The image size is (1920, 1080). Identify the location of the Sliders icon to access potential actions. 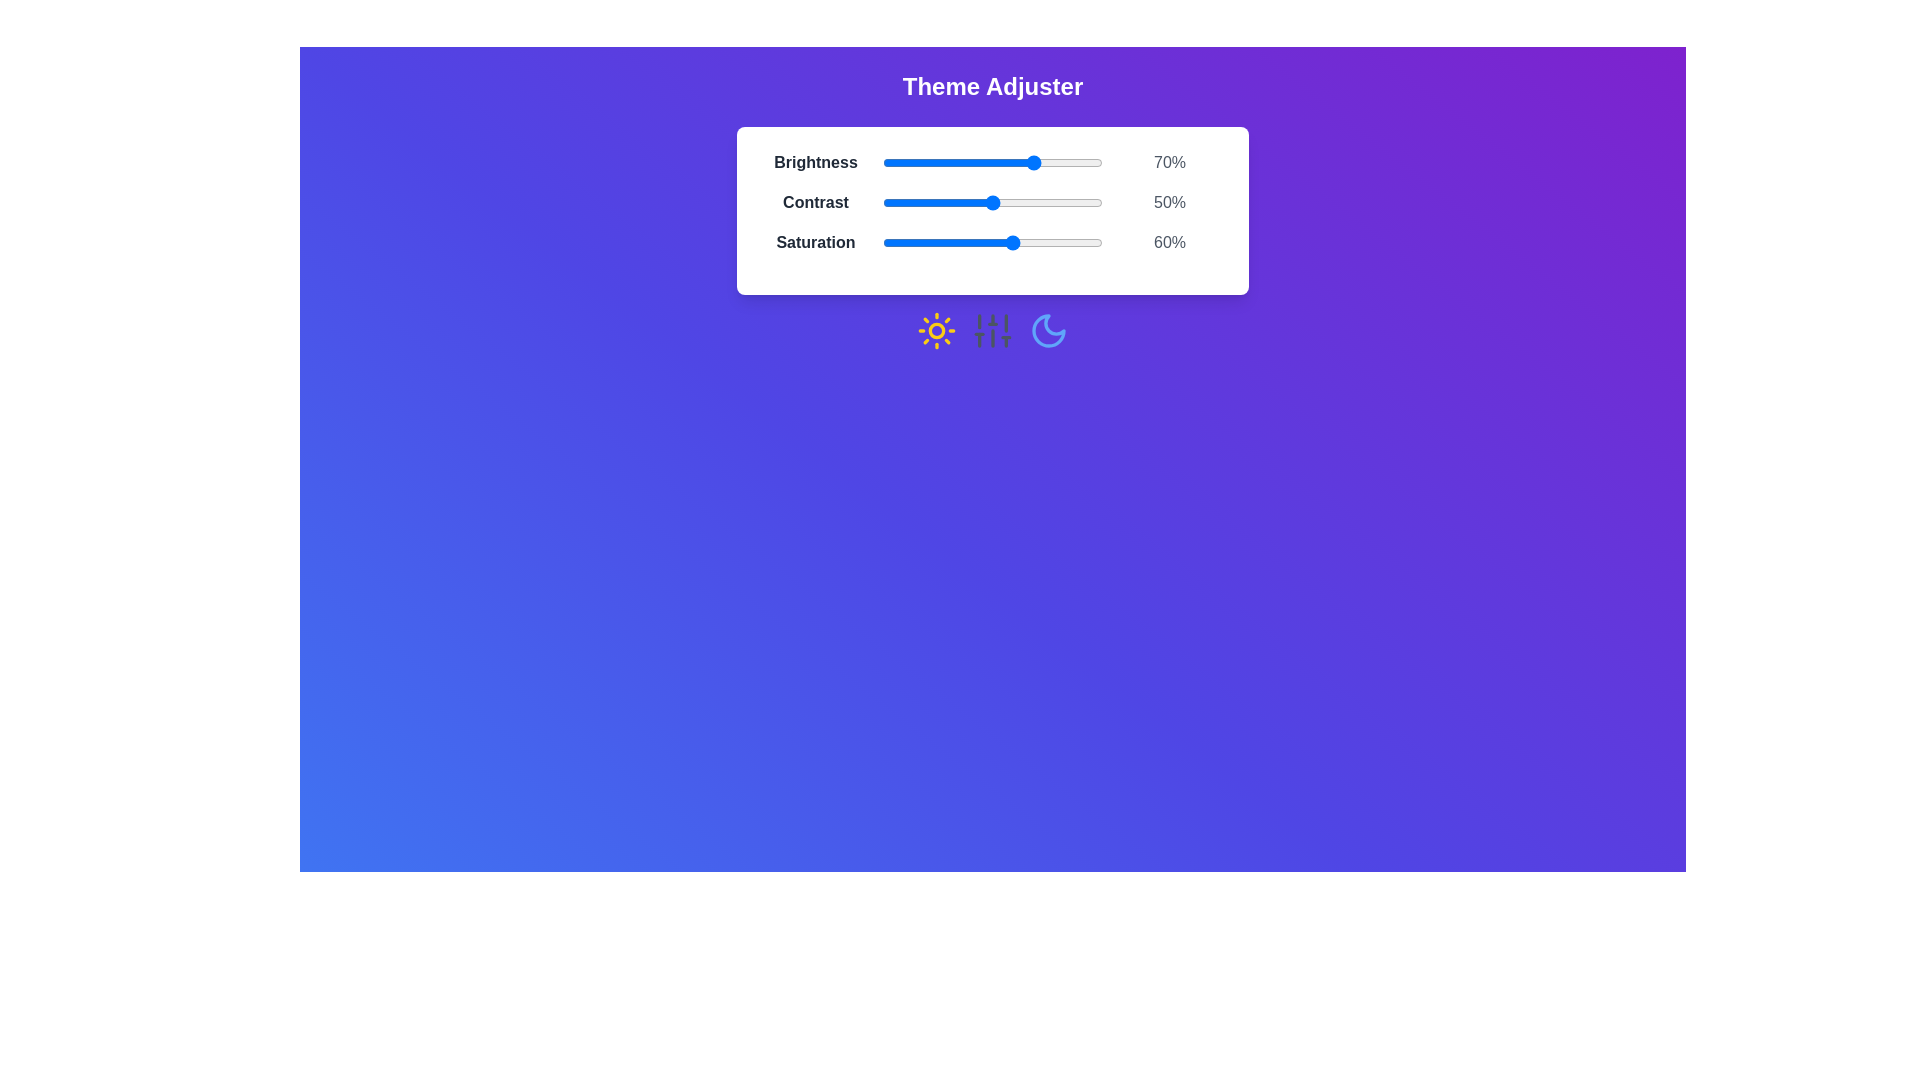
(993, 330).